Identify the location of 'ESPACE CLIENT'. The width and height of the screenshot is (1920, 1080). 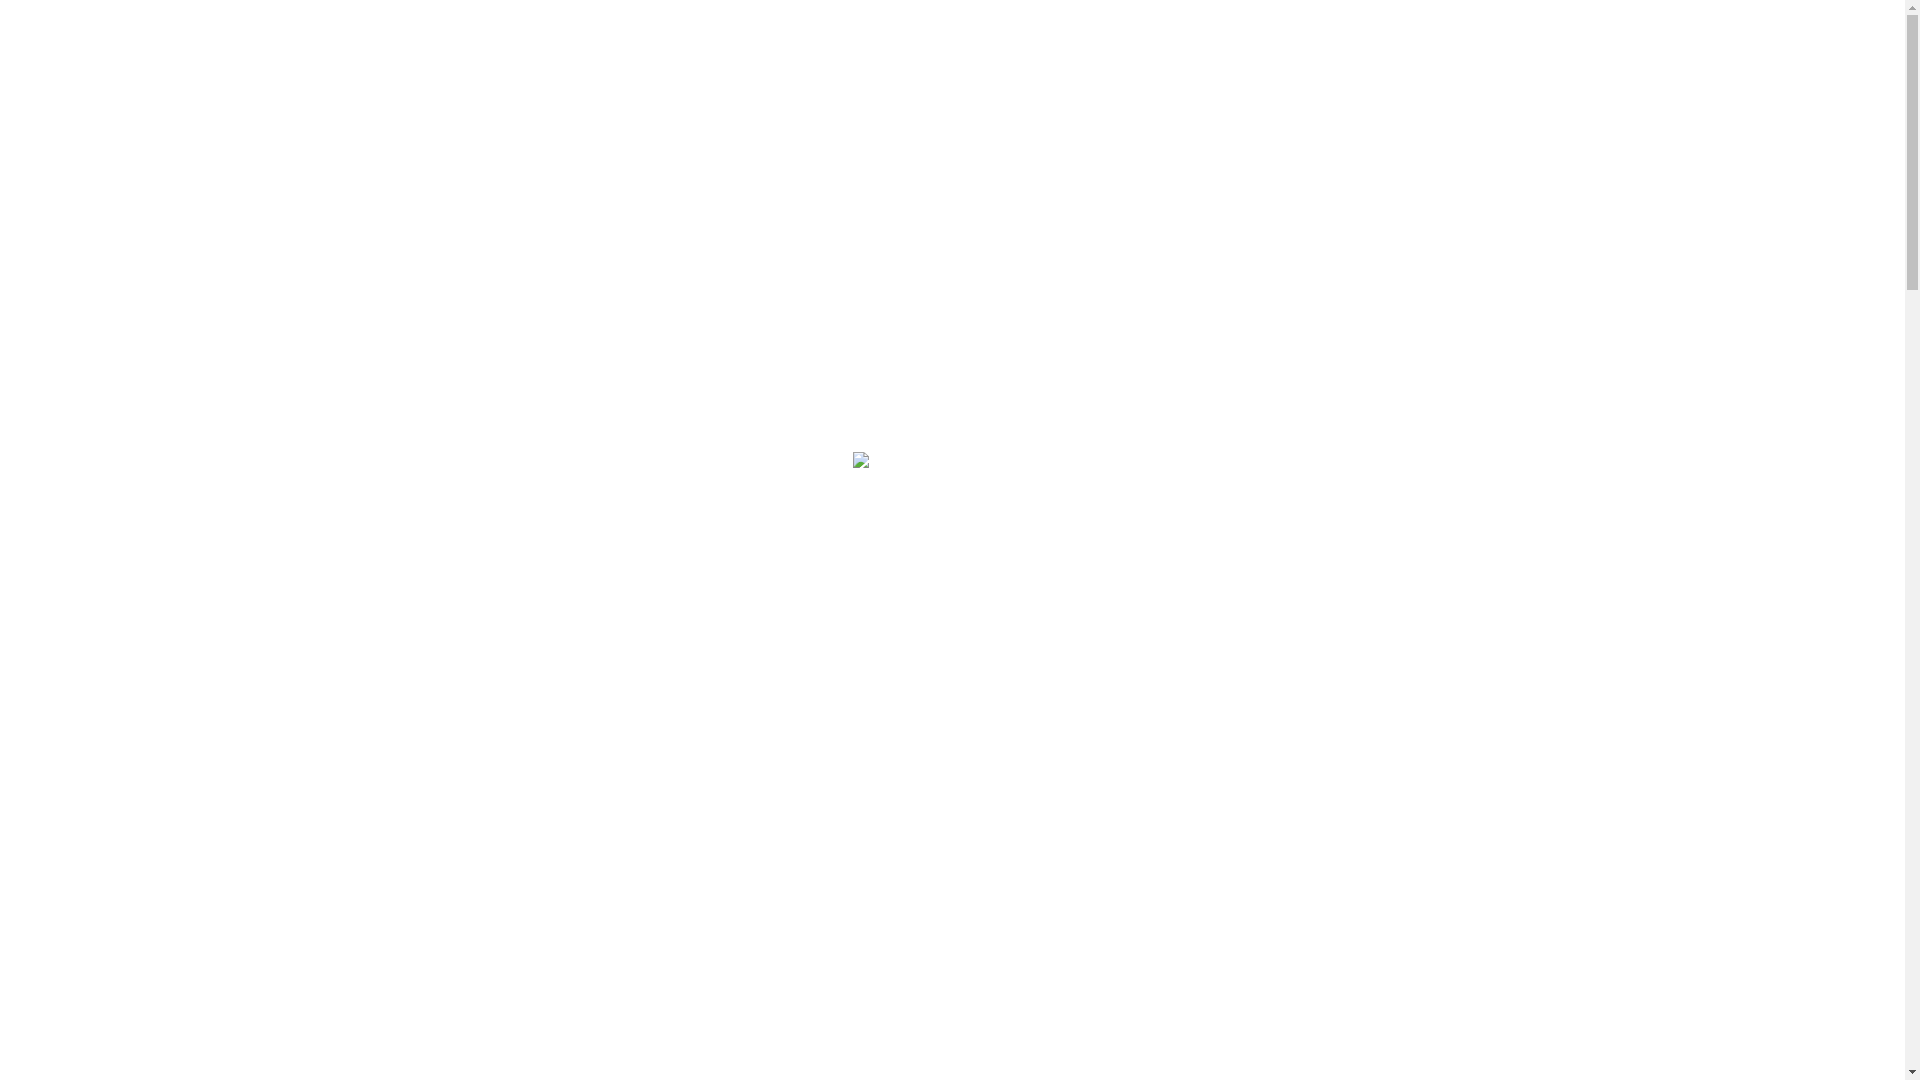
(1399, 53).